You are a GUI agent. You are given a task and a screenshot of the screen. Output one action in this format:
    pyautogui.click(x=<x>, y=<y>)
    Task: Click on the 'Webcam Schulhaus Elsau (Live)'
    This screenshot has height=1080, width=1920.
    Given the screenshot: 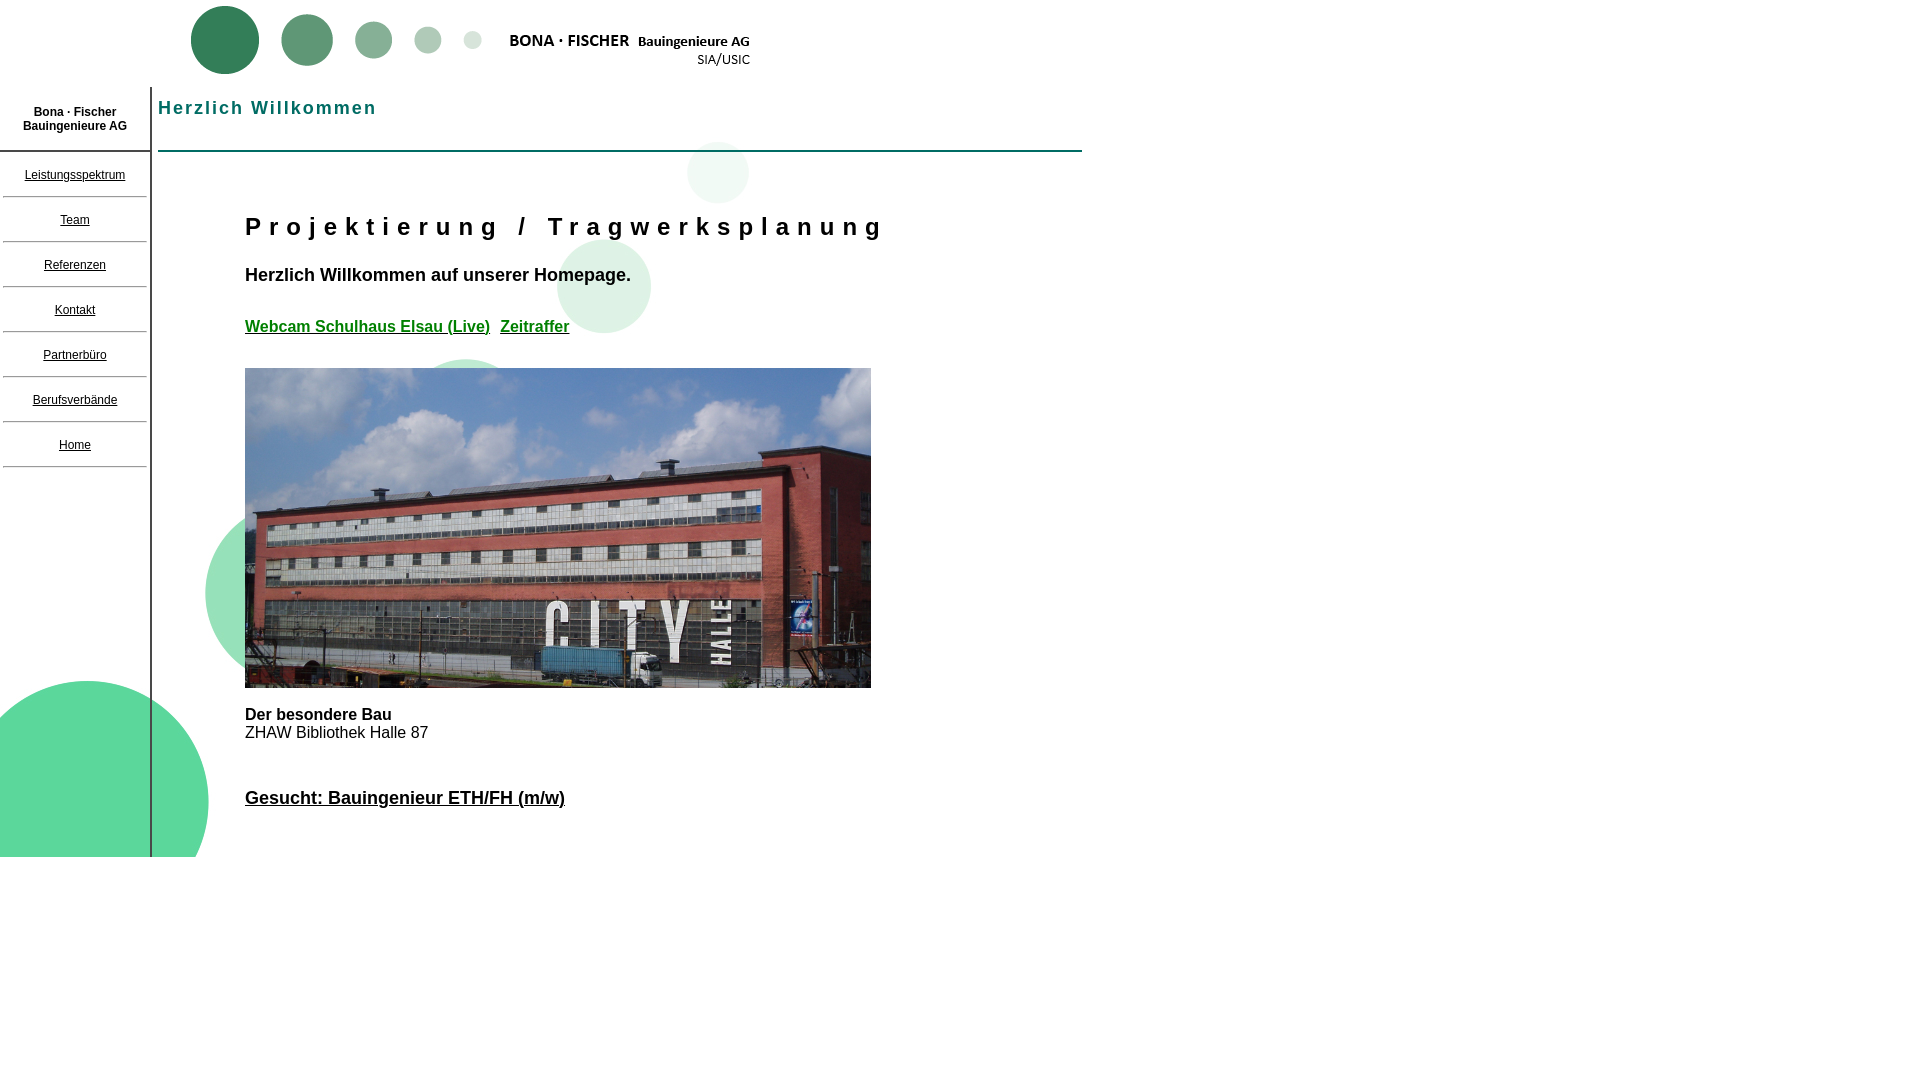 What is the action you would take?
    pyautogui.click(x=367, y=326)
    